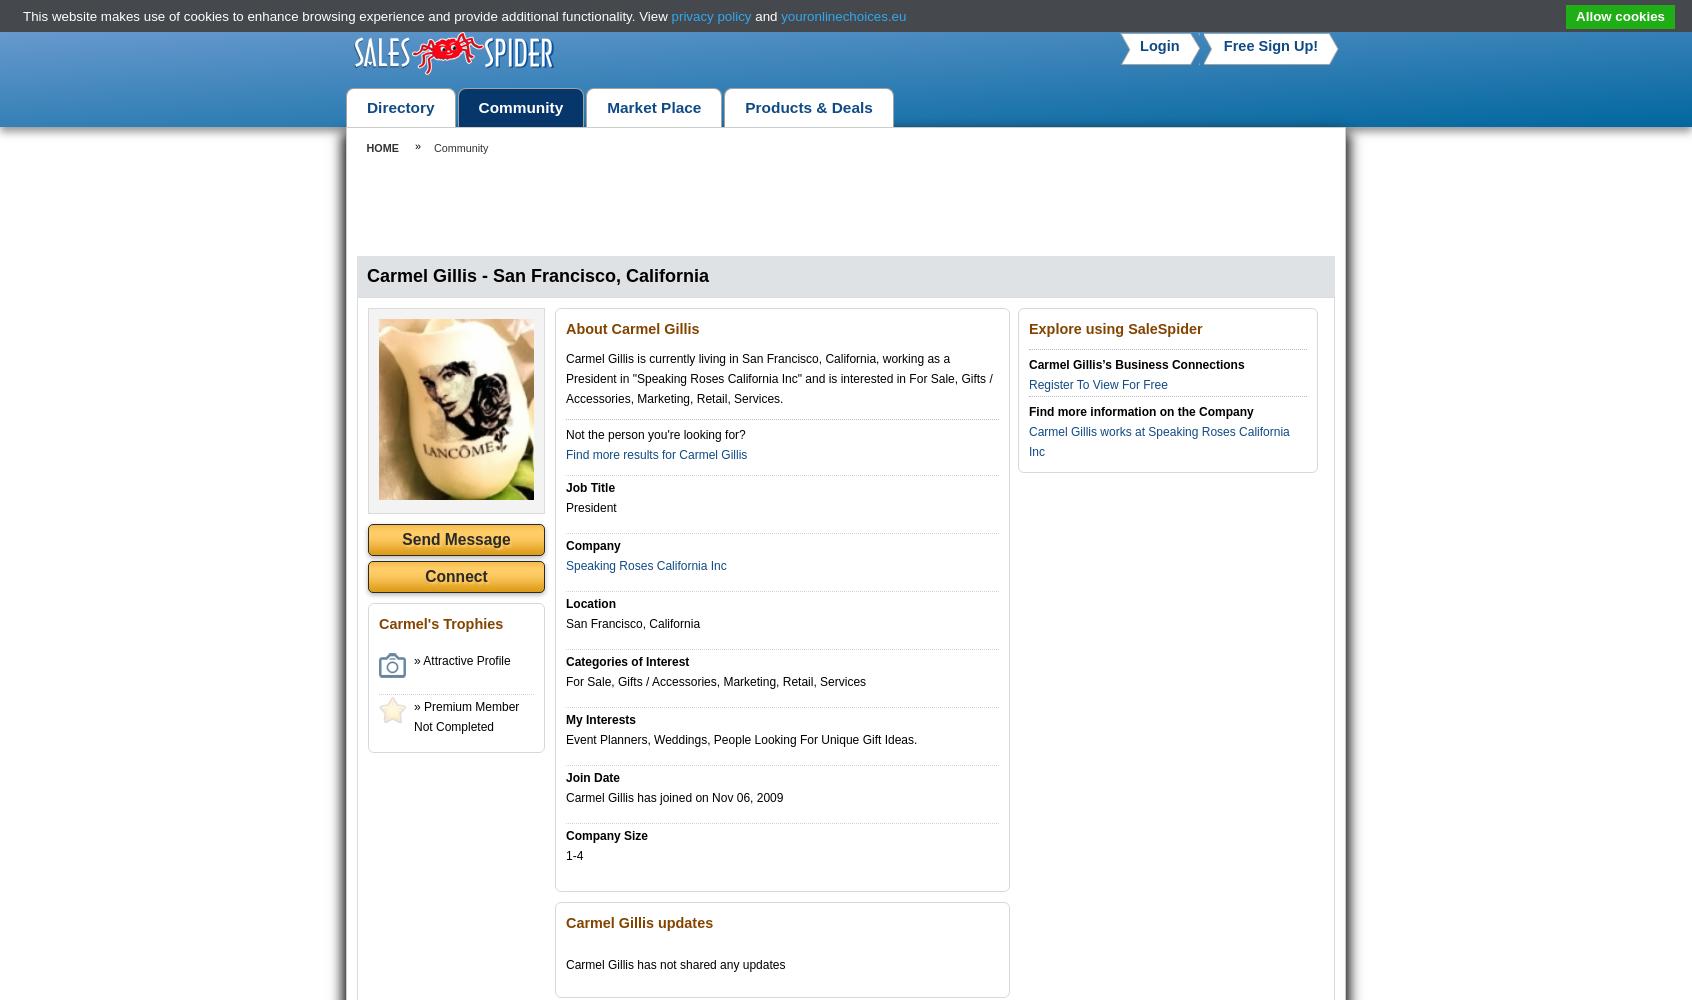 Image resolution: width=1692 pixels, height=1000 pixels. What do you see at coordinates (1139, 412) in the screenshot?
I see `'Find more information on the Company'` at bounding box center [1139, 412].